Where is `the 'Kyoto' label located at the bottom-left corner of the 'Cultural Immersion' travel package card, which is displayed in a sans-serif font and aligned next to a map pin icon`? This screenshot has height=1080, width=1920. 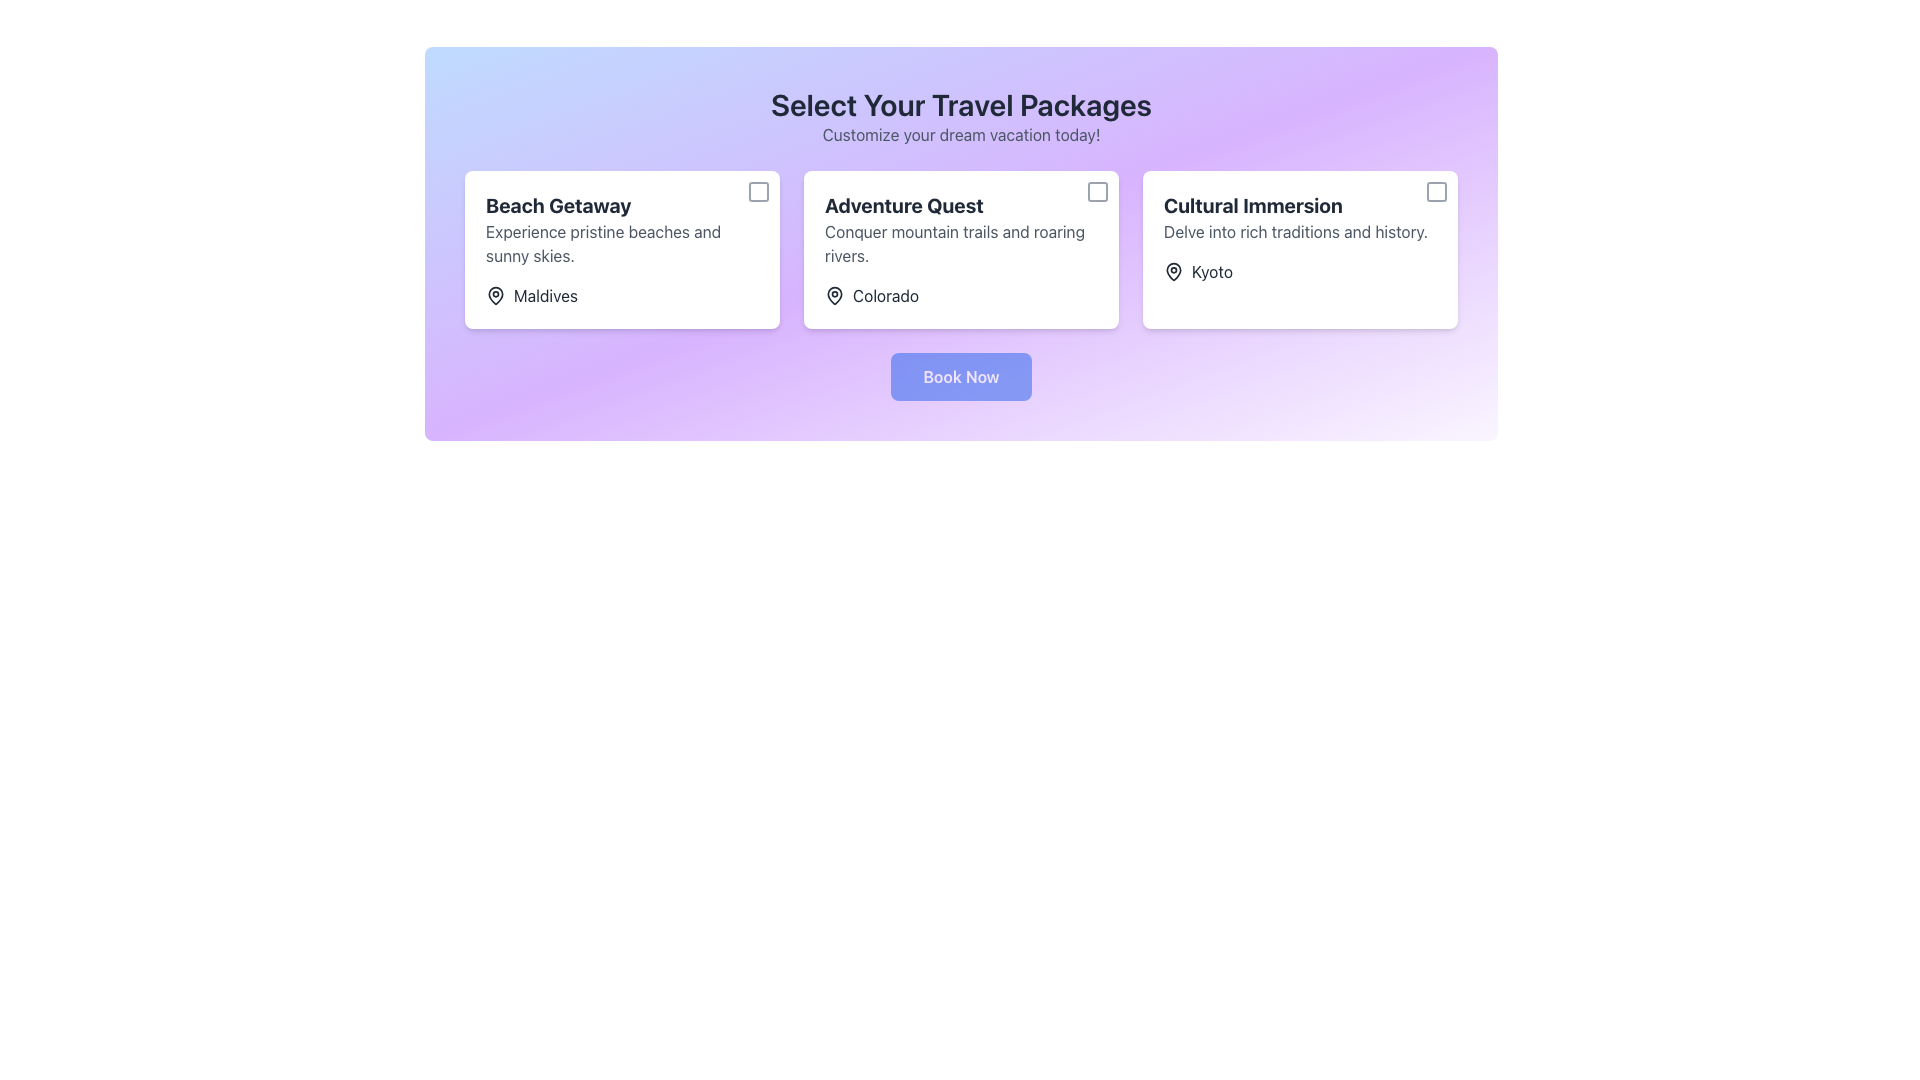 the 'Kyoto' label located at the bottom-left corner of the 'Cultural Immersion' travel package card, which is displayed in a sans-serif font and aligned next to a map pin icon is located at coordinates (1211, 272).